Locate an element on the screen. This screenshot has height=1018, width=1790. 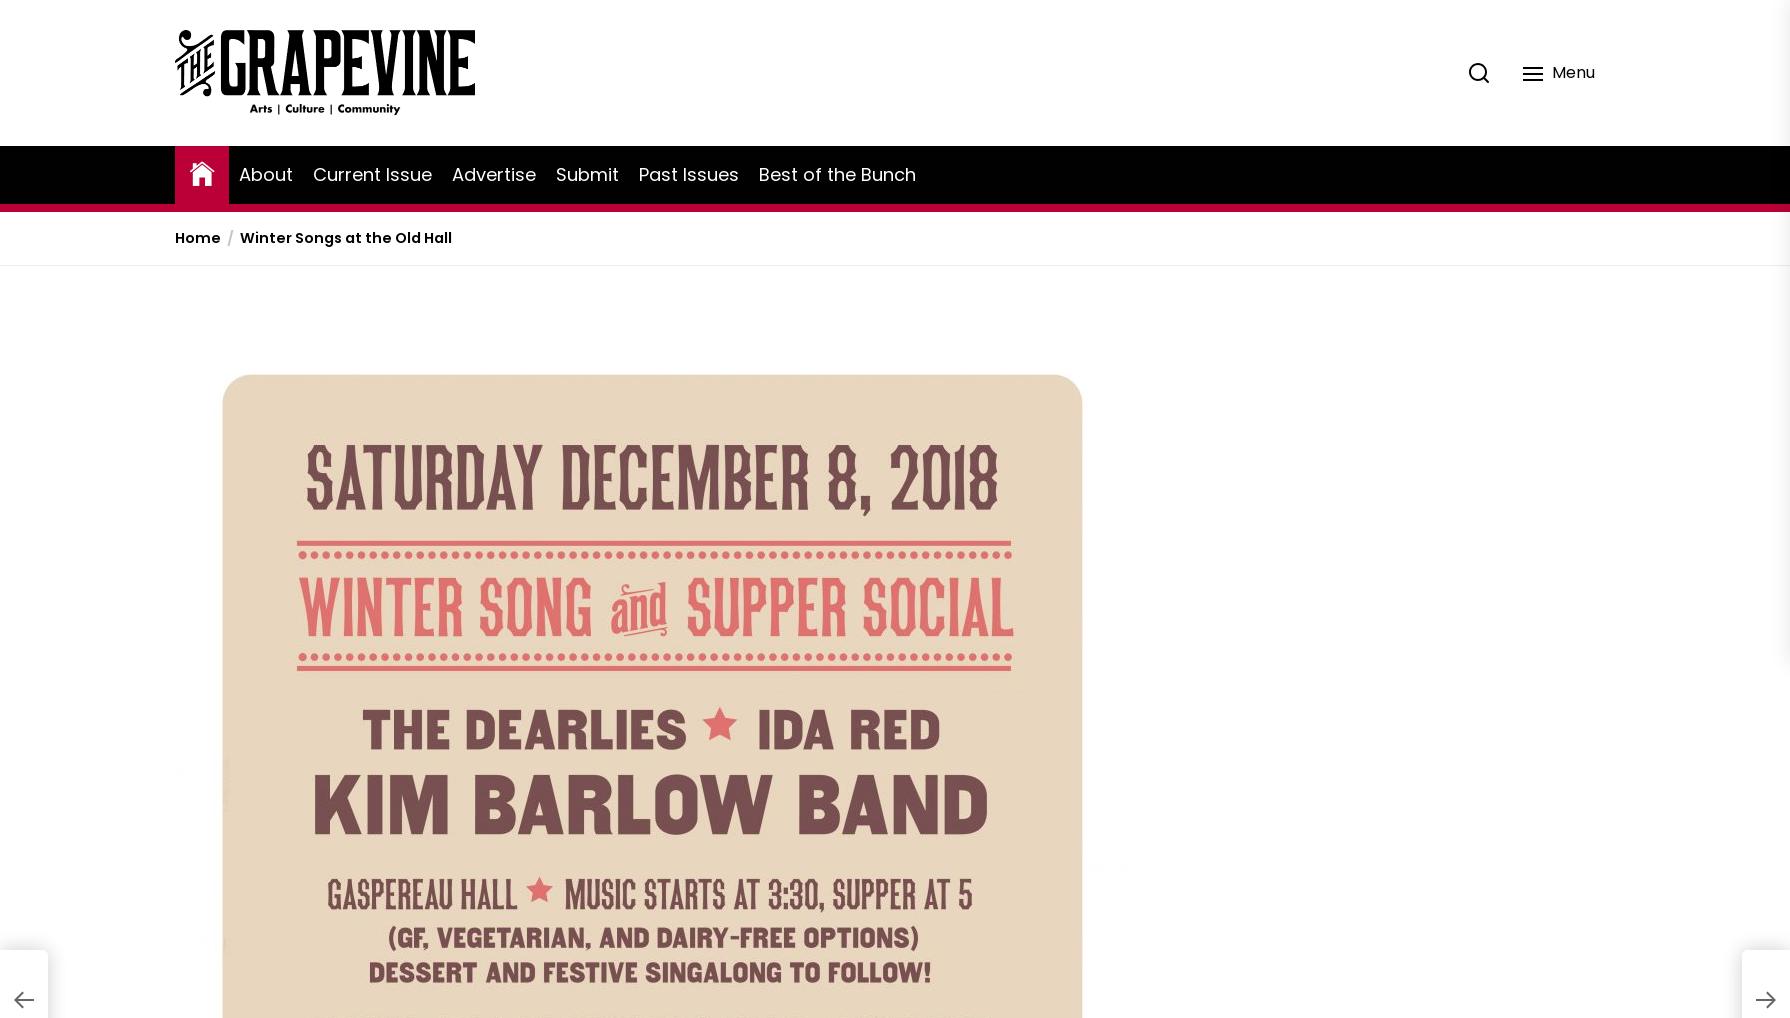
'About' is located at coordinates (265, 173).